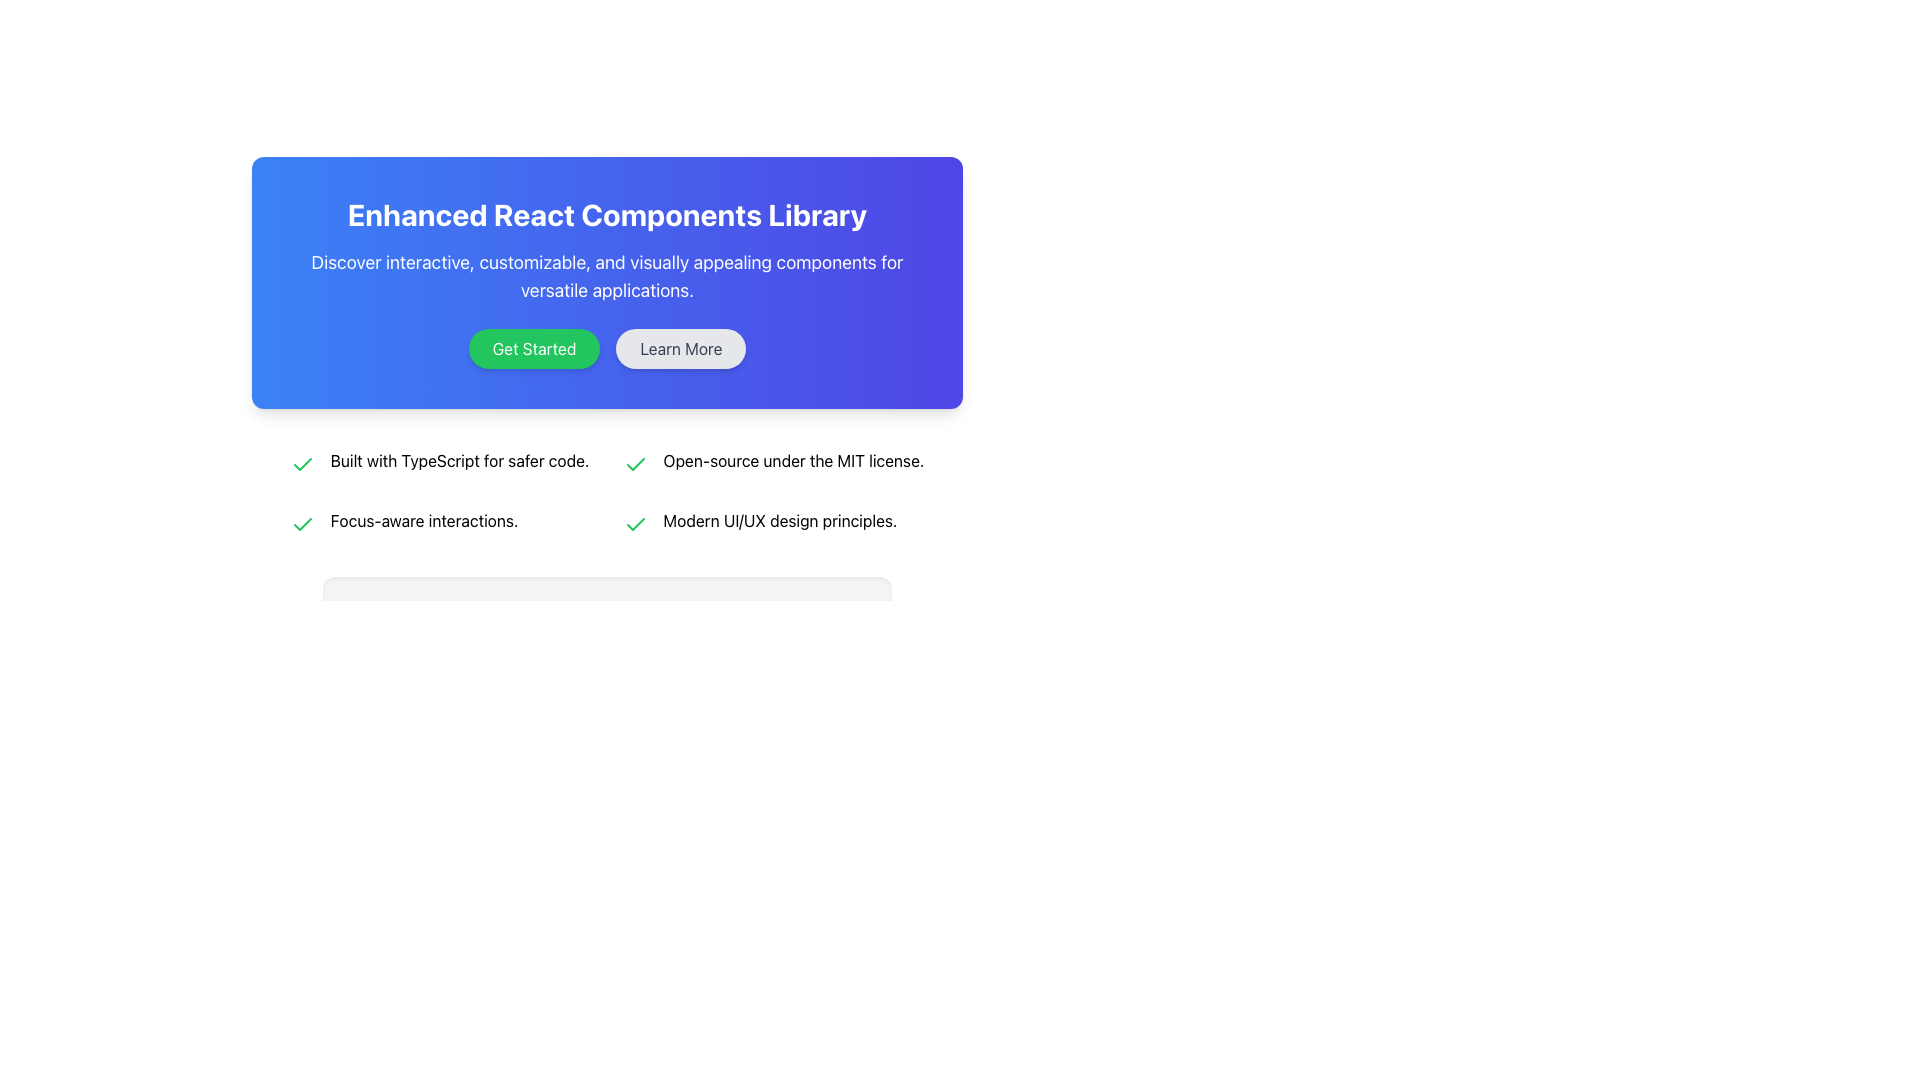  I want to click on the affirmative icon located to the left of the text 'Built with TypeScript for safer code.' in the upper-left part of the features section, so click(301, 465).